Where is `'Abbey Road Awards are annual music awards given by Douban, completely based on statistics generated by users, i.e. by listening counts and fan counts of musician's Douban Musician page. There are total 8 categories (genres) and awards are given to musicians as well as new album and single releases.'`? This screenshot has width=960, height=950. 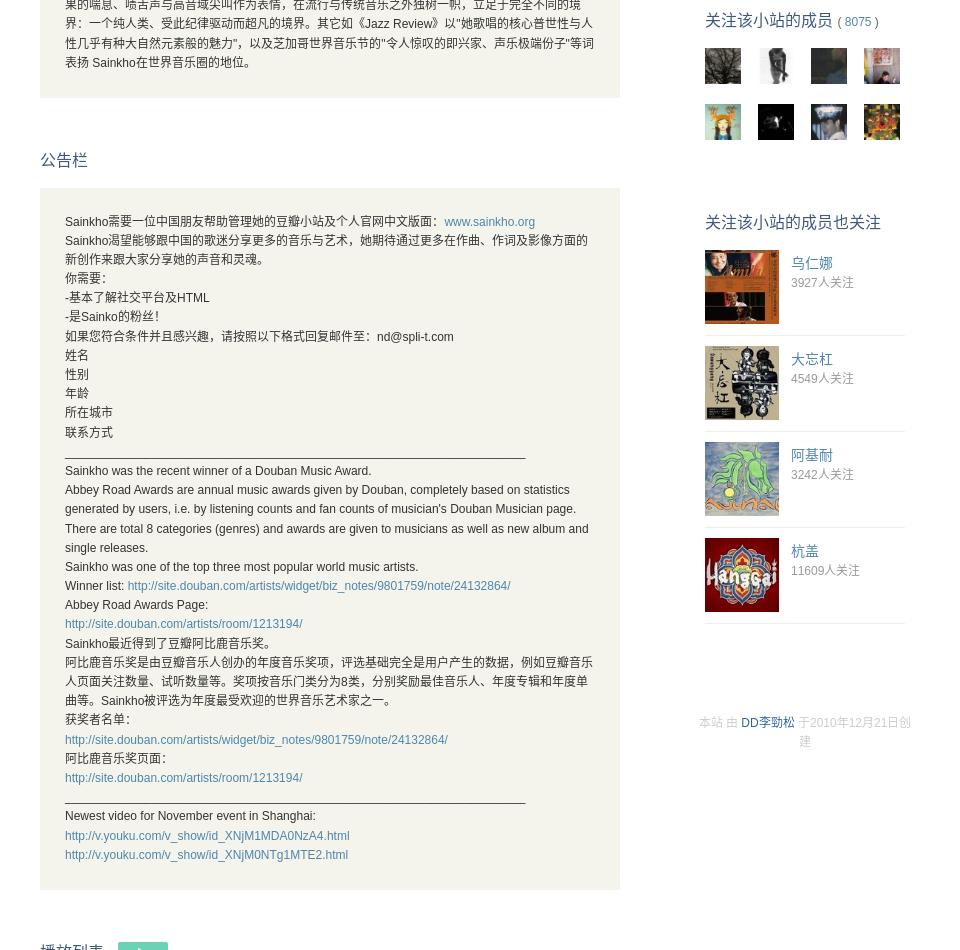 'Abbey Road Awards are annual music awards given by Douban, completely based on statistics generated by users, i.e. by listening counts and fan counts of musician's Douban Musician page. There are total 8 categories (genres) and awards are given to musicians as well as new album and single releases.' is located at coordinates (326, 518).